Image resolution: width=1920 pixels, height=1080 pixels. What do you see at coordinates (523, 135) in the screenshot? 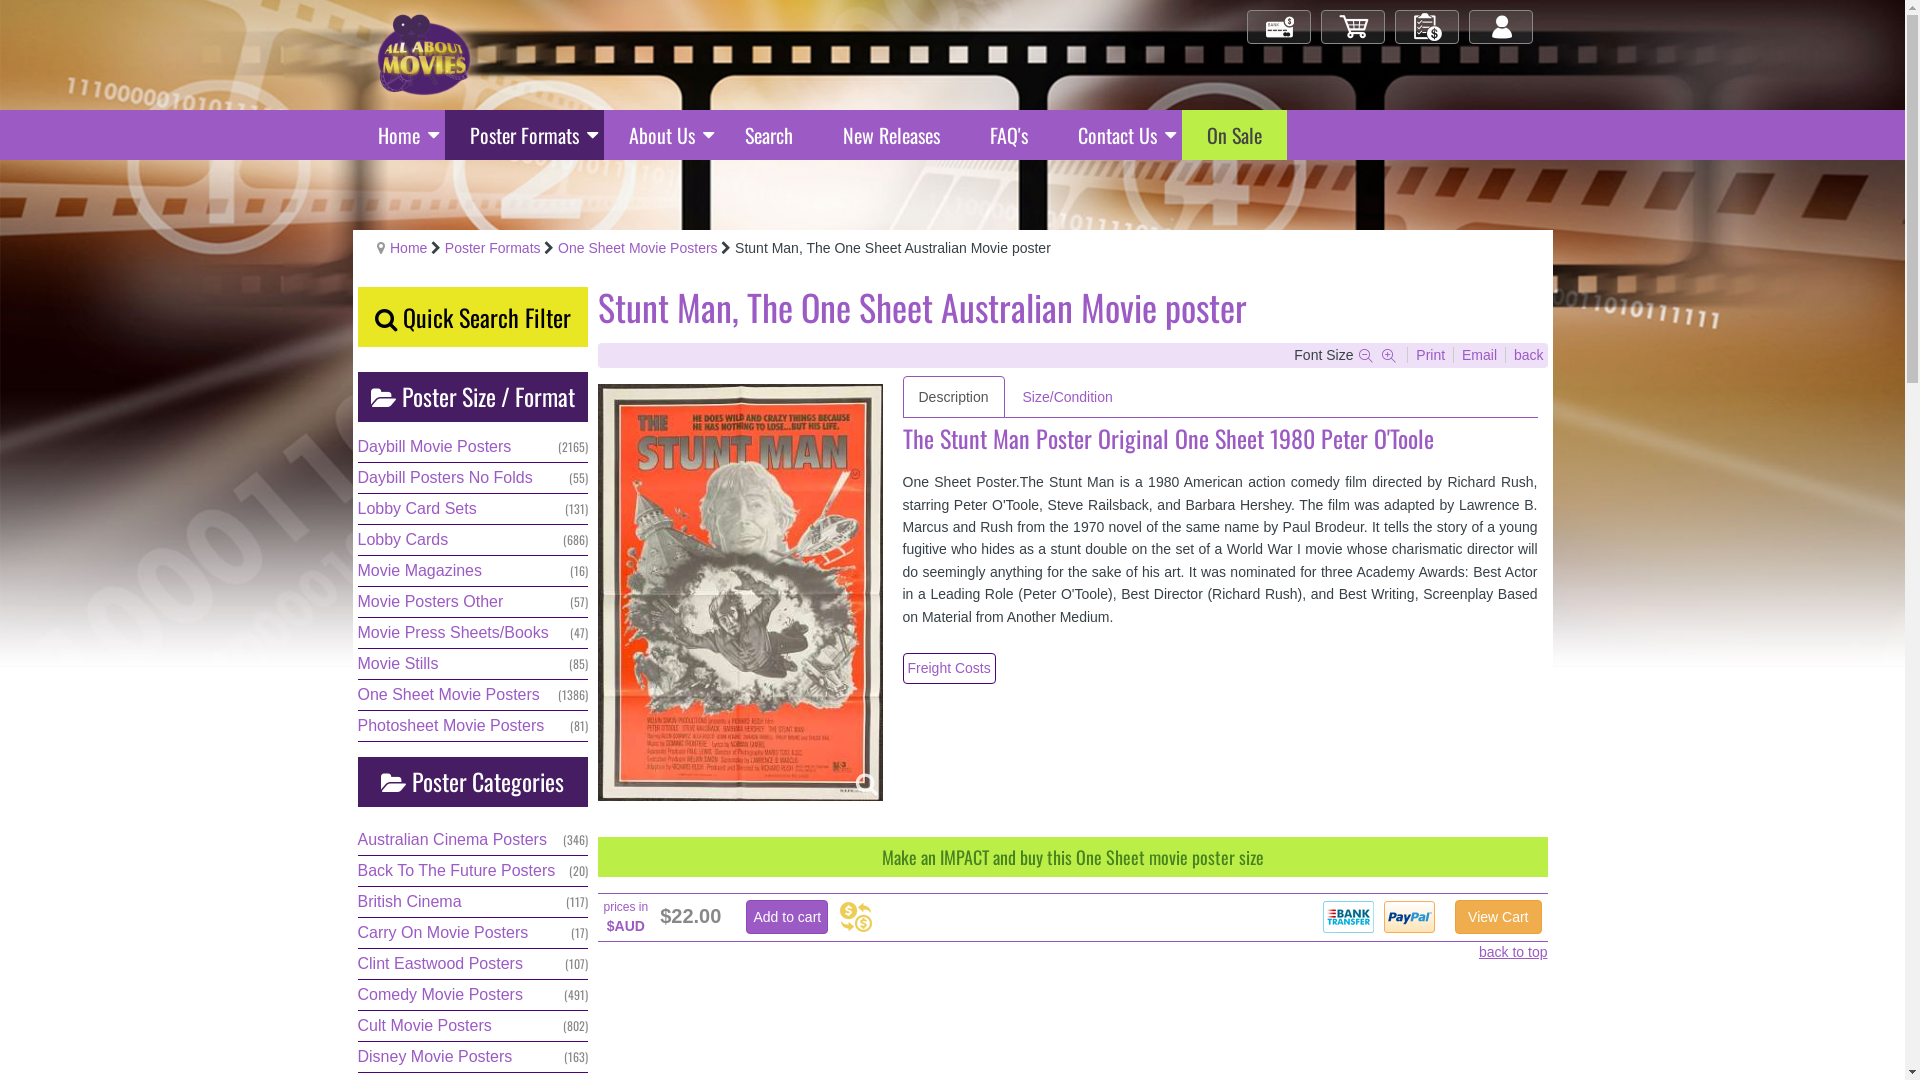
I see `'Poster Formats'` at bounding box center [523, 135].